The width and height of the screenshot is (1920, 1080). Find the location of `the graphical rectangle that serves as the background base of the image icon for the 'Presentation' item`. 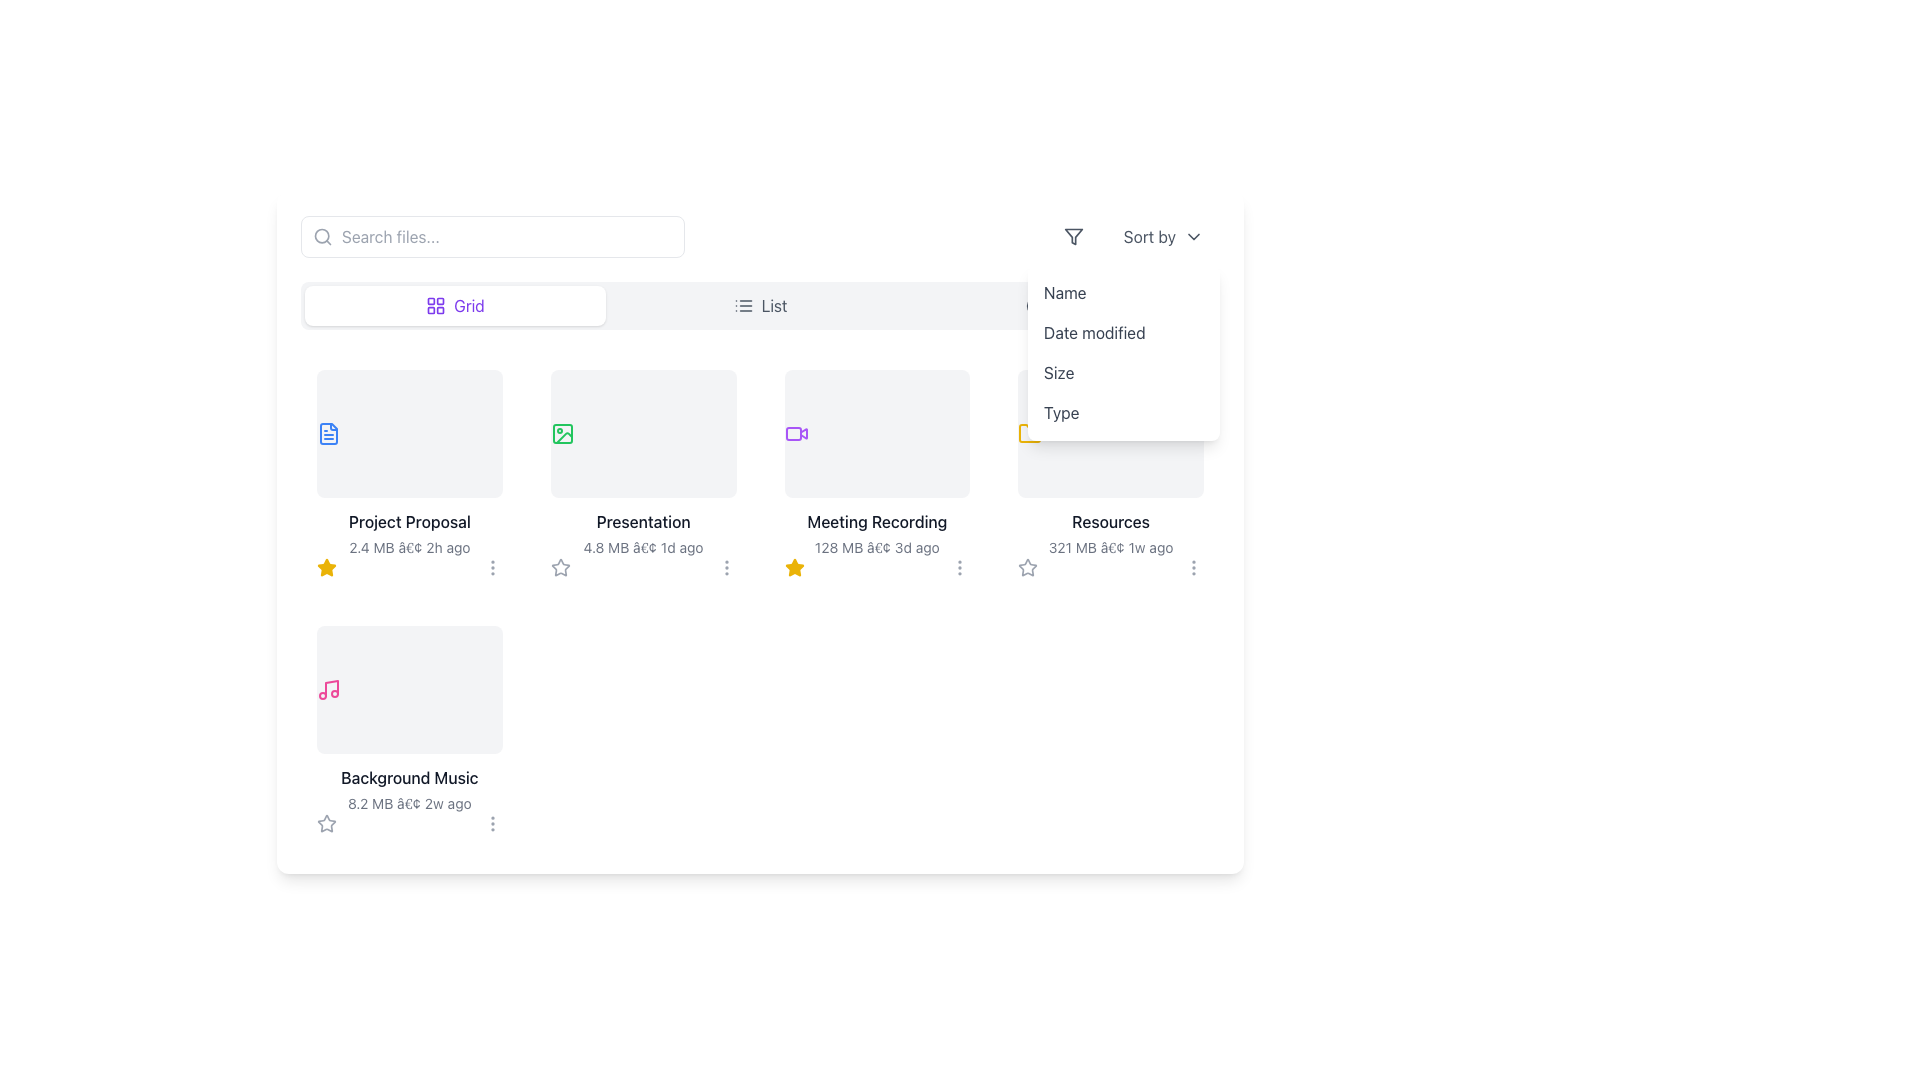

the graphical rectangle that serves as the background base of the image icon for the 'Presentation' item is located at coordinates (561, 433).